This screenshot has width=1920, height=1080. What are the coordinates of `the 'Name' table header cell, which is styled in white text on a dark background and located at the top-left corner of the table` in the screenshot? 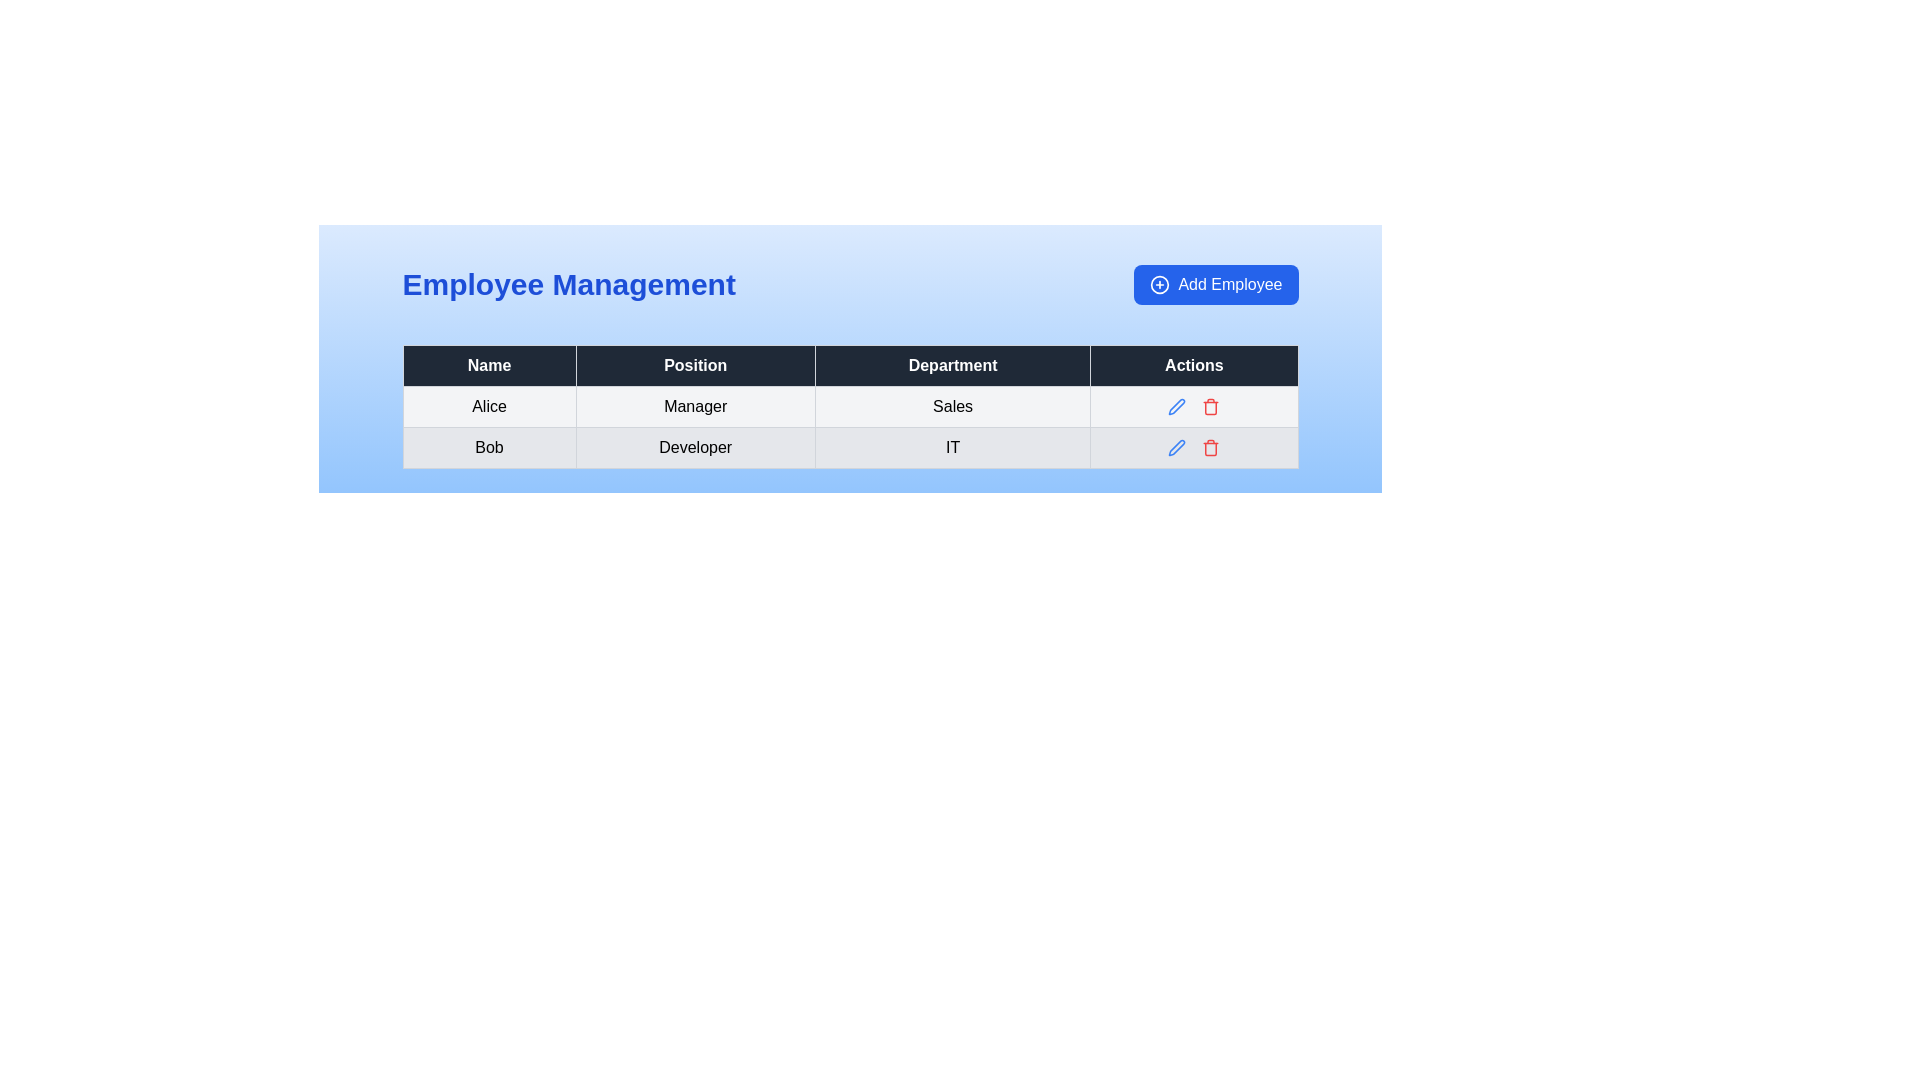 It's located at (489, 366).